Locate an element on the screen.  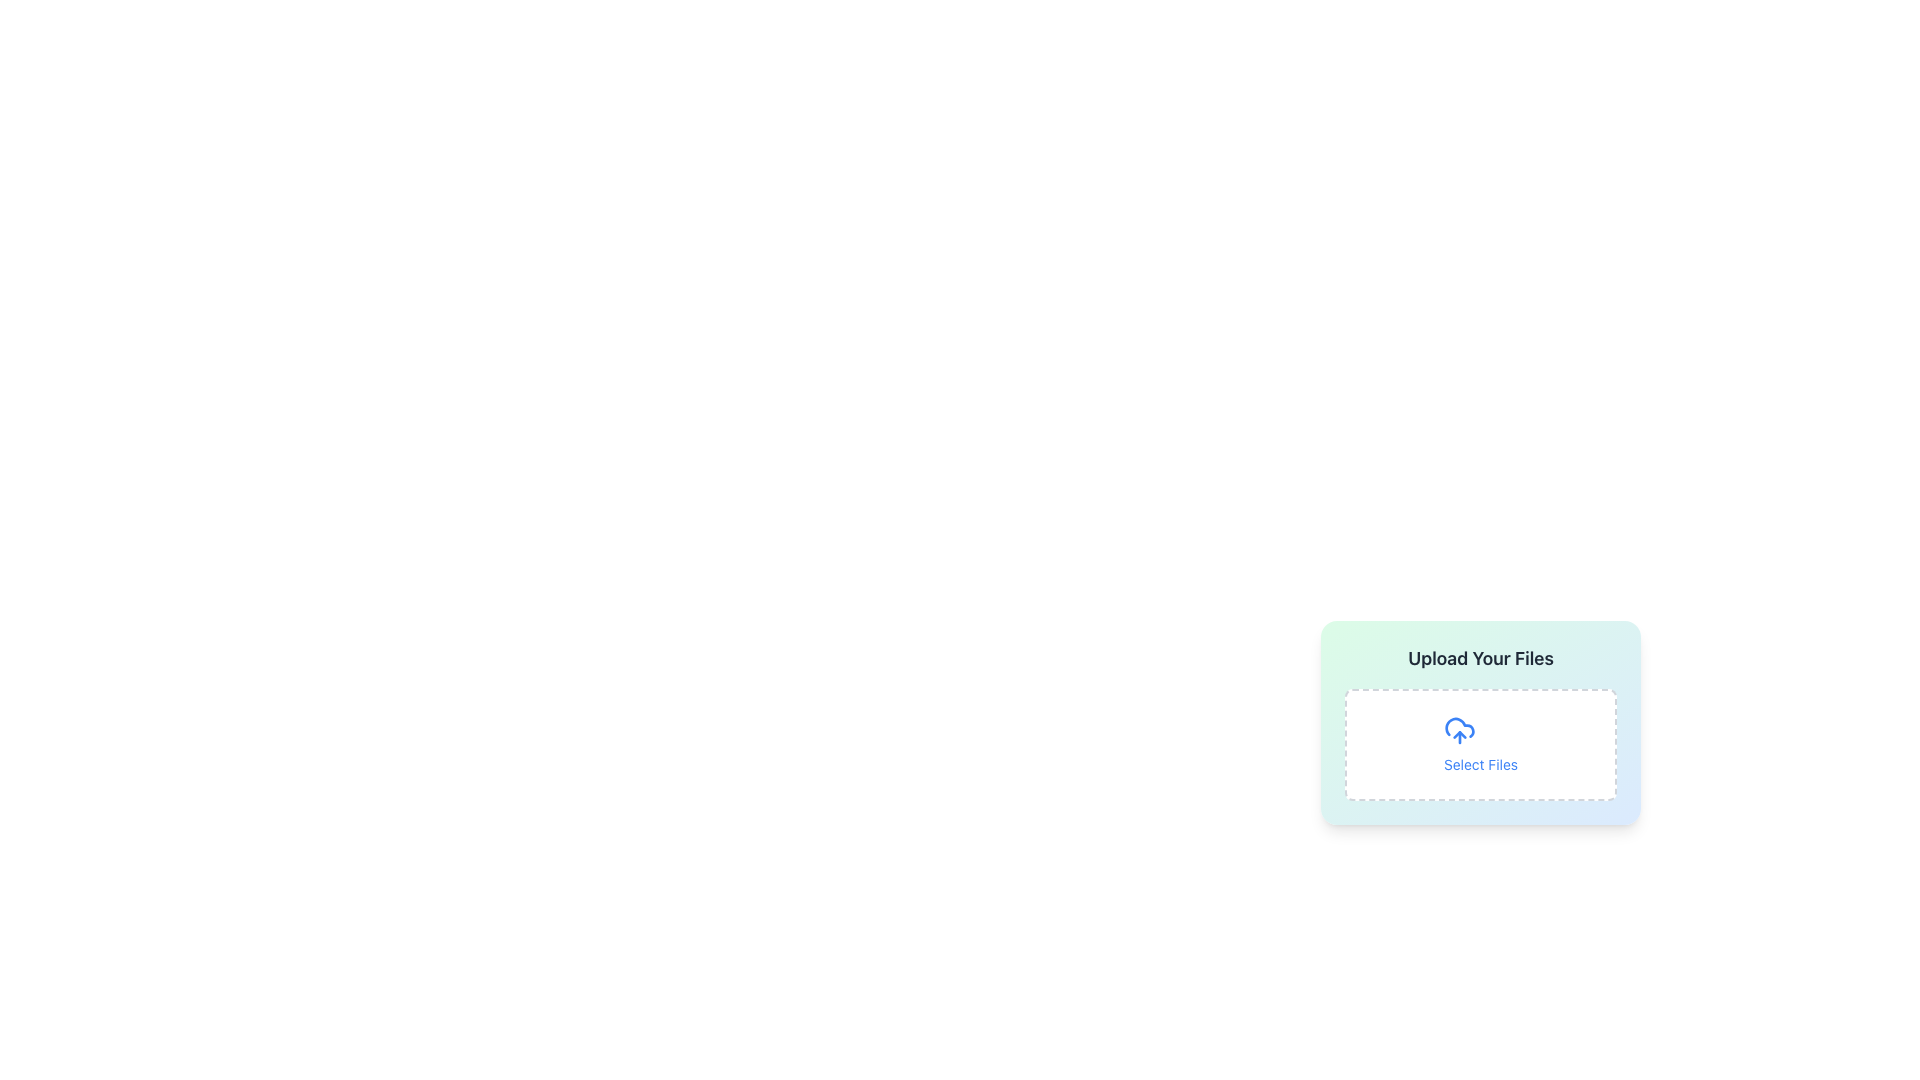
the decorative cloud icon within the 'Upload Your Files' UI card, which visually represents the upload functionality is located at coordinates (1459, 727).